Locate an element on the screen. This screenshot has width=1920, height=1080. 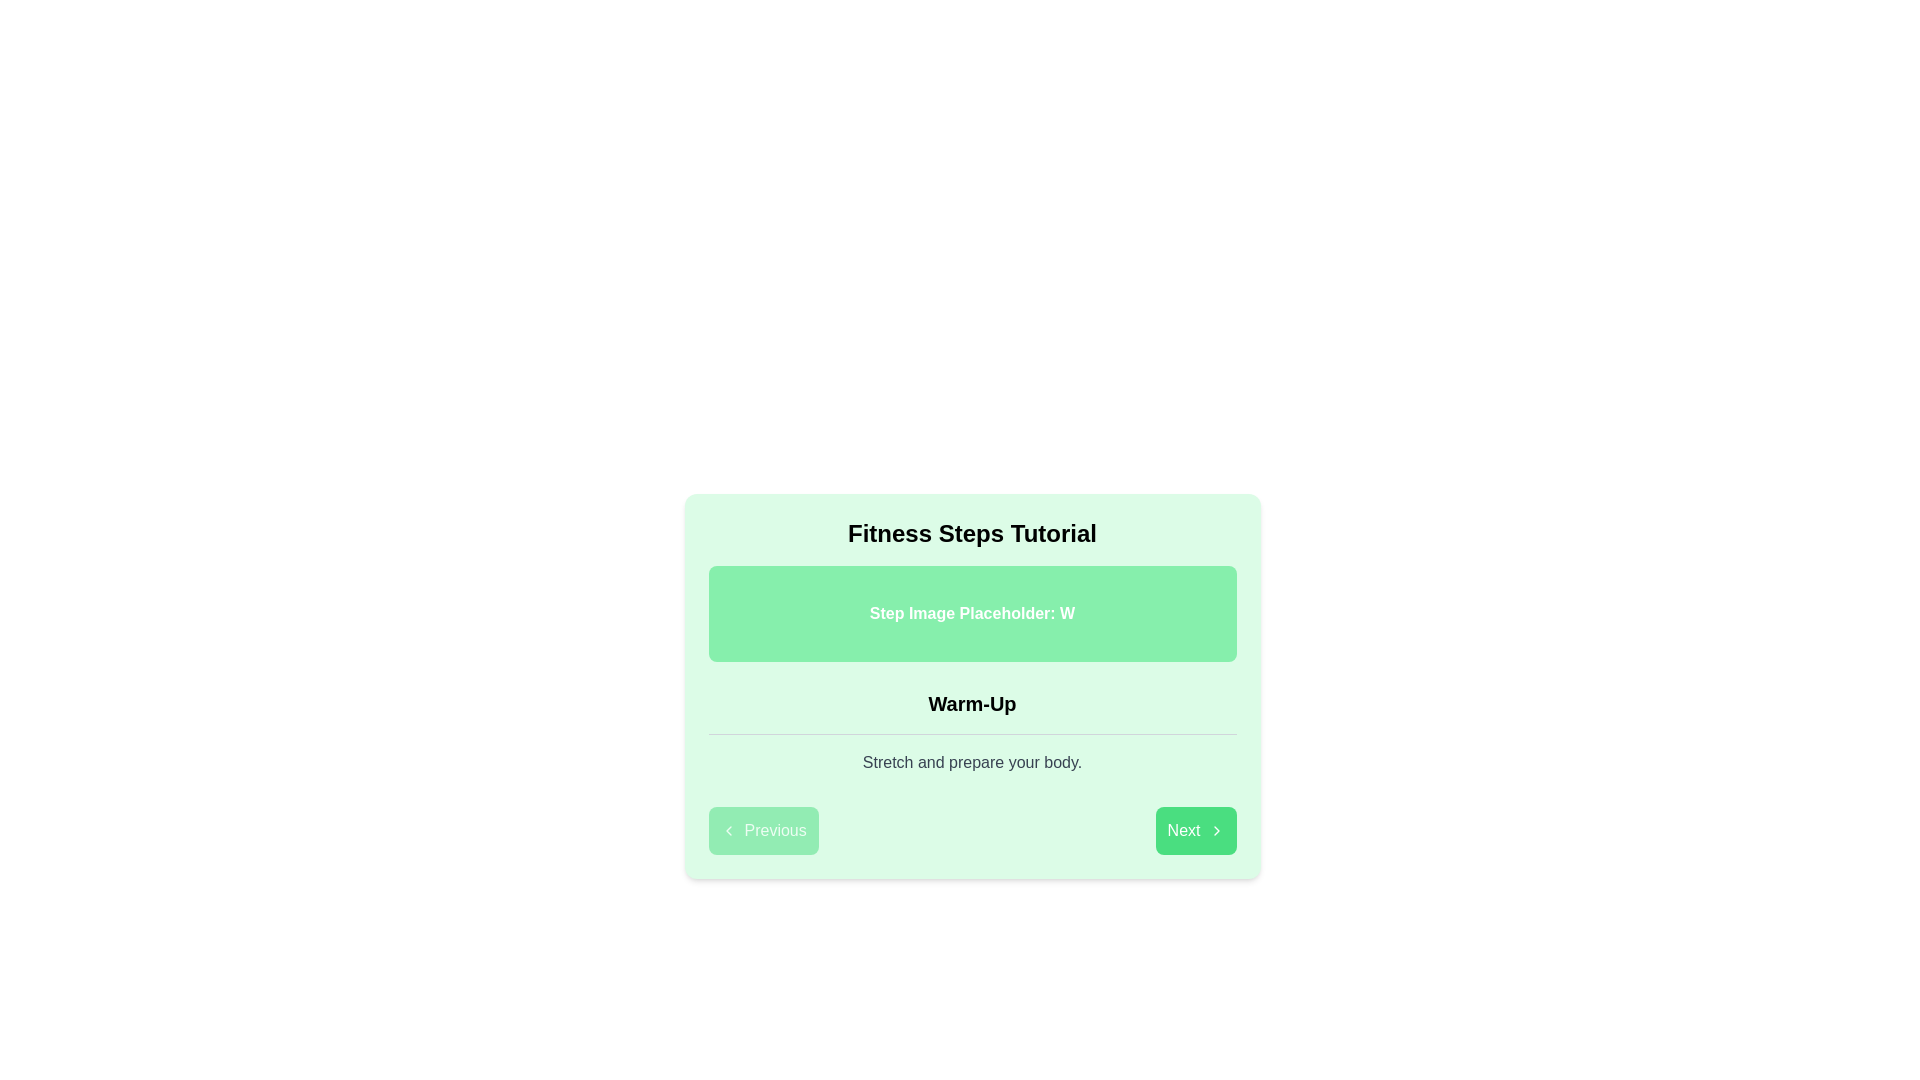
the Text Element (Heading) which serves as the title for the tutorial section, located at the top of the card-like structure is located at coordinates (972, 532).